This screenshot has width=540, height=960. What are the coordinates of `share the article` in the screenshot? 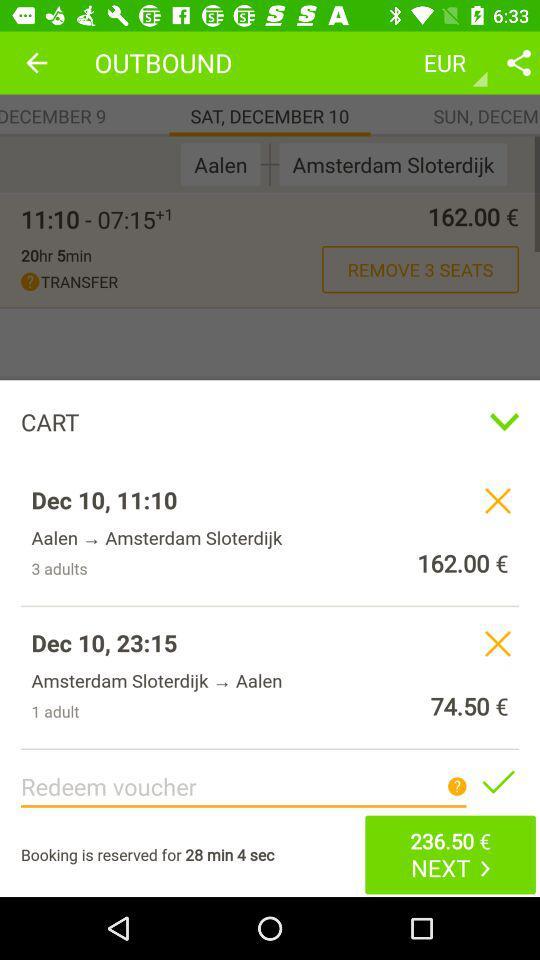 It's located at (496, 781).